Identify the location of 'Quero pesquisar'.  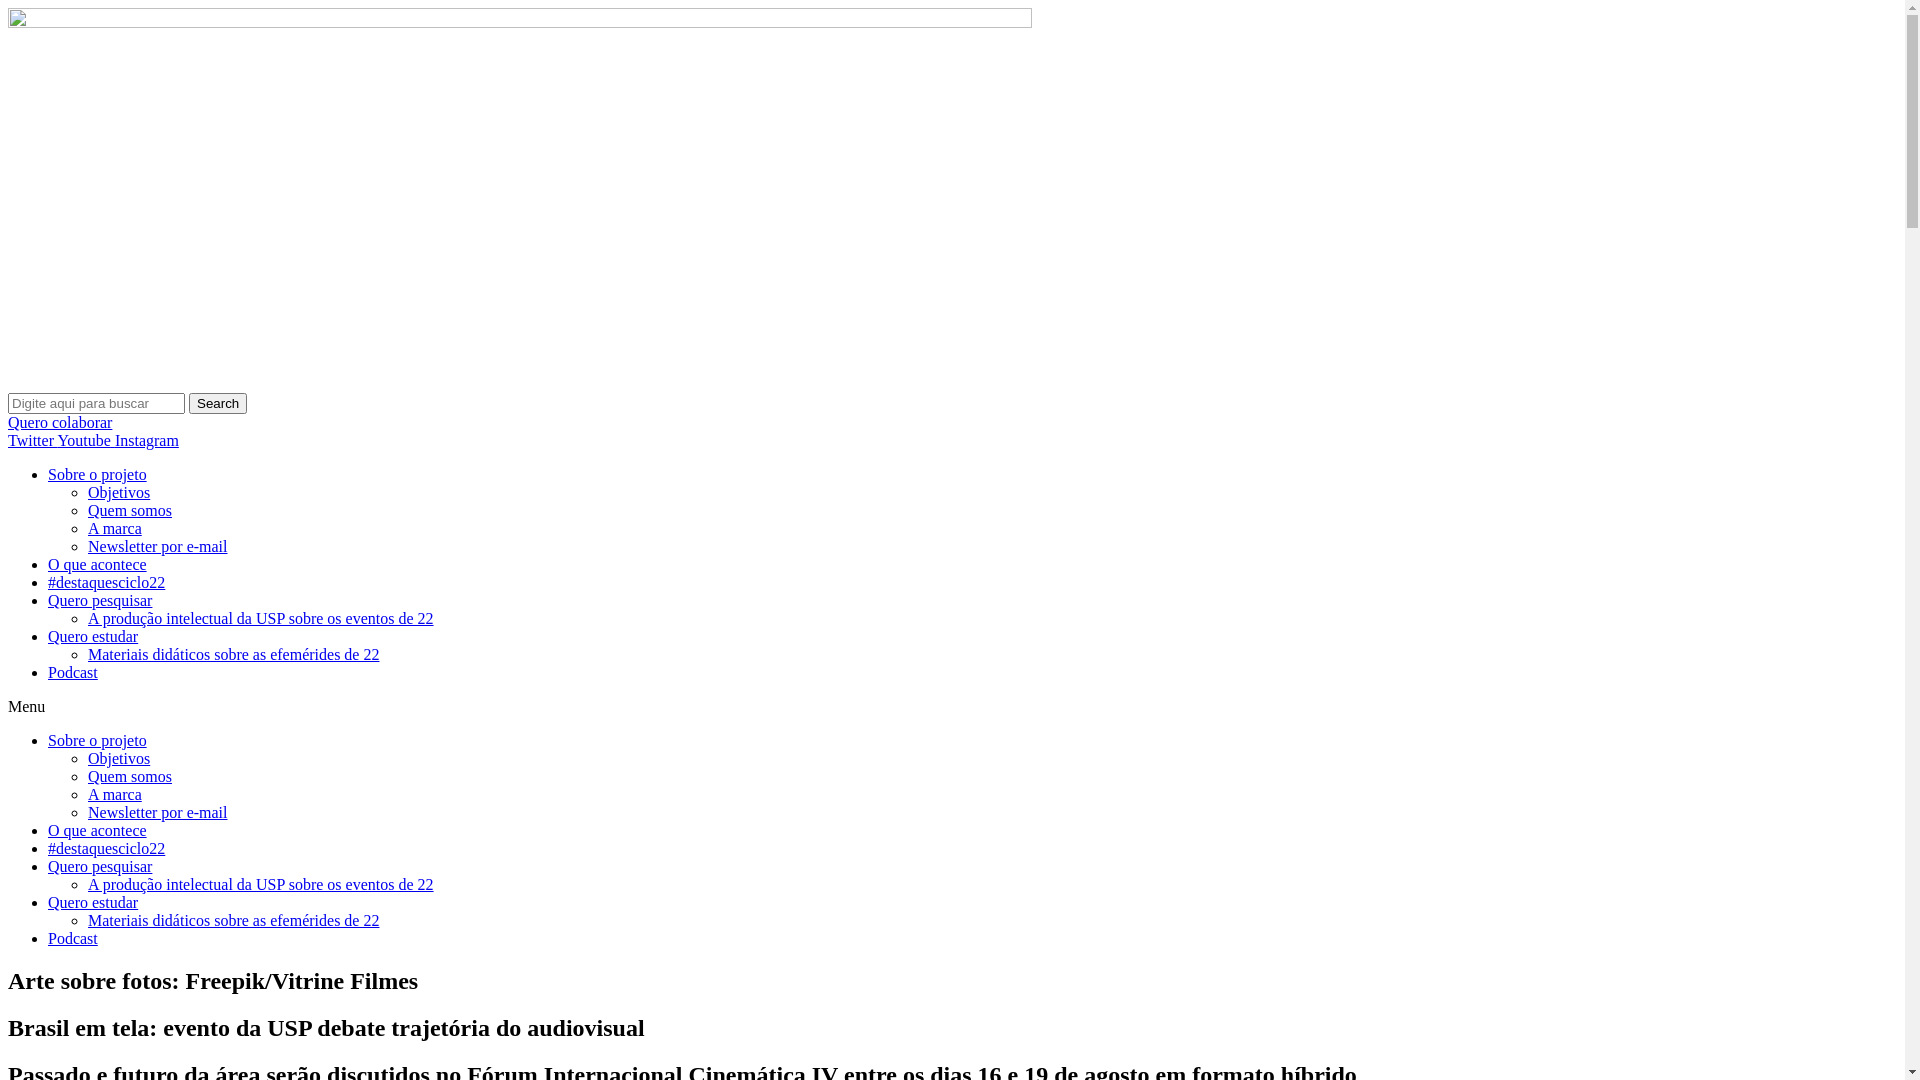
(99, 865).